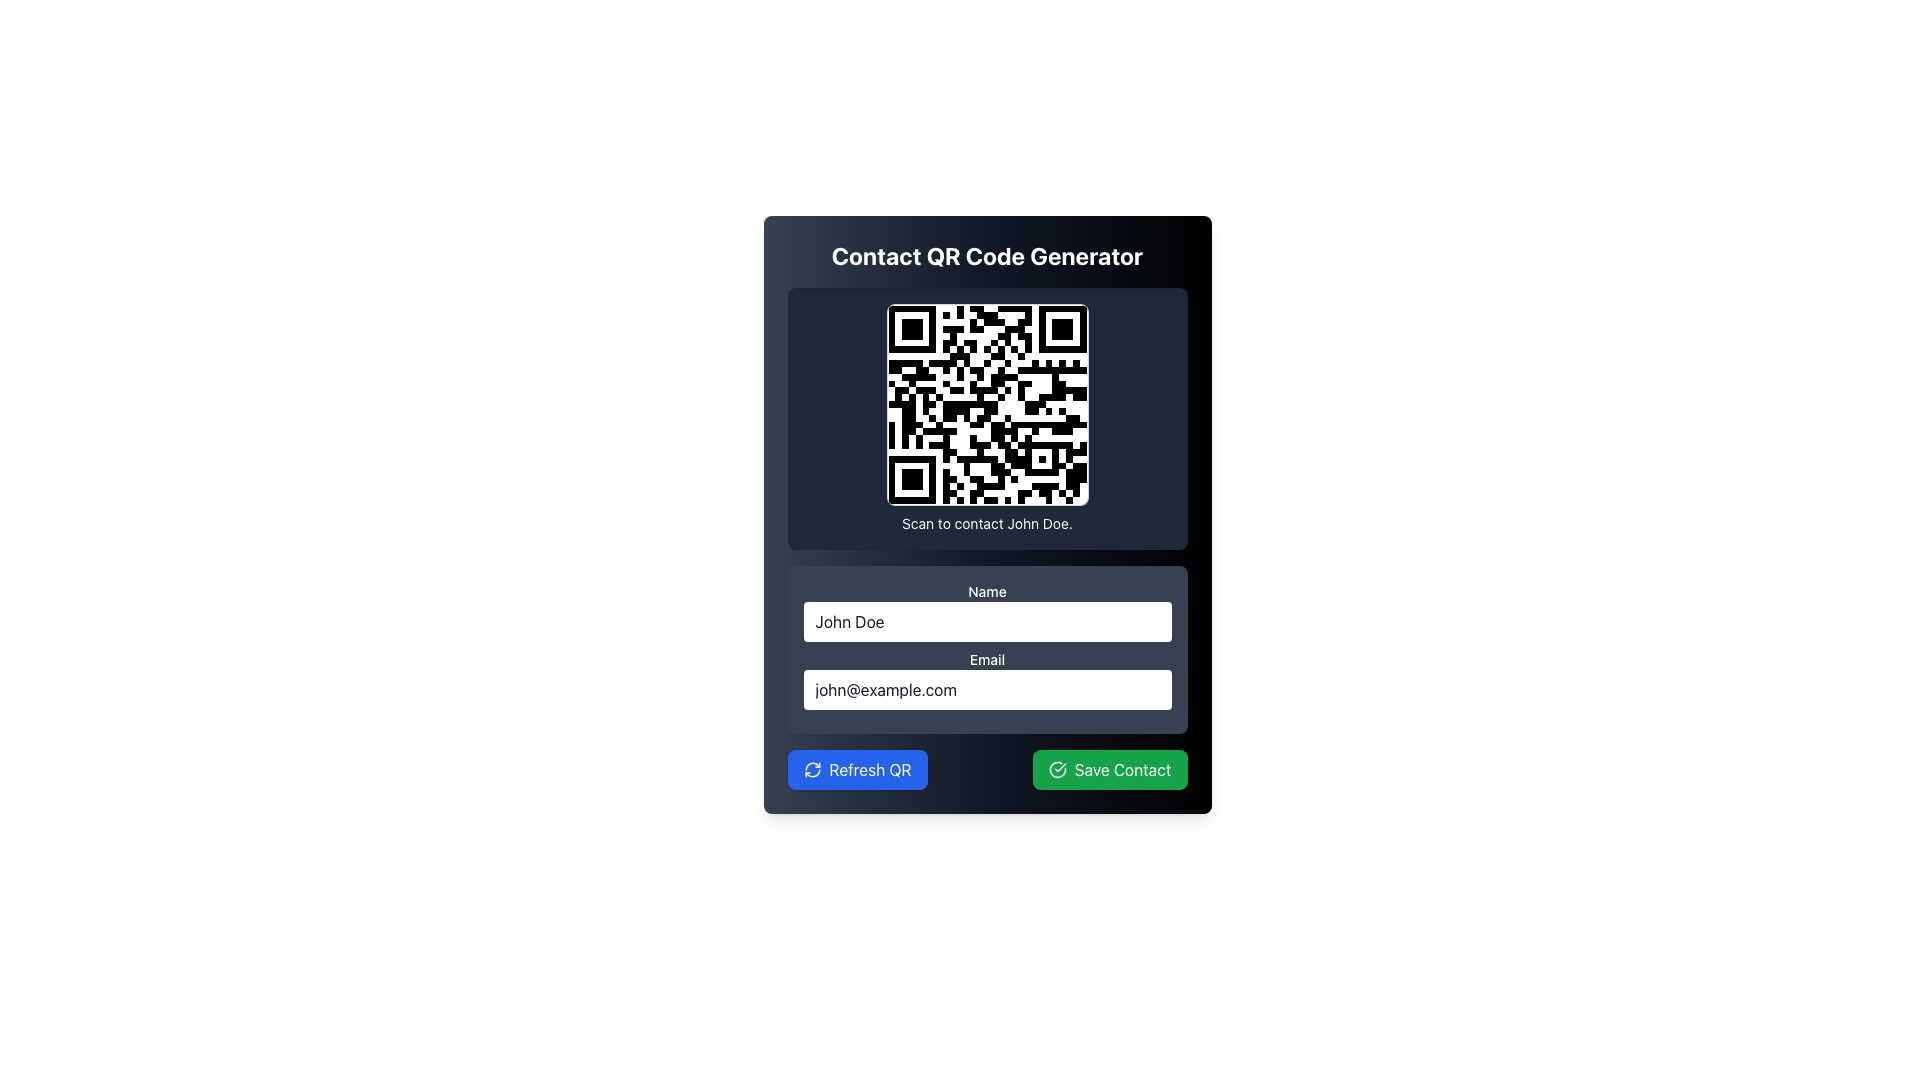  Describe the element at coordinates (812, 769) in the screenshot. I see `the visual style of the refresh icon, which is a circular arrow design in white on a blue background, located within the 'Refresh QR' button at the bottom-left section of the UI` at that location.